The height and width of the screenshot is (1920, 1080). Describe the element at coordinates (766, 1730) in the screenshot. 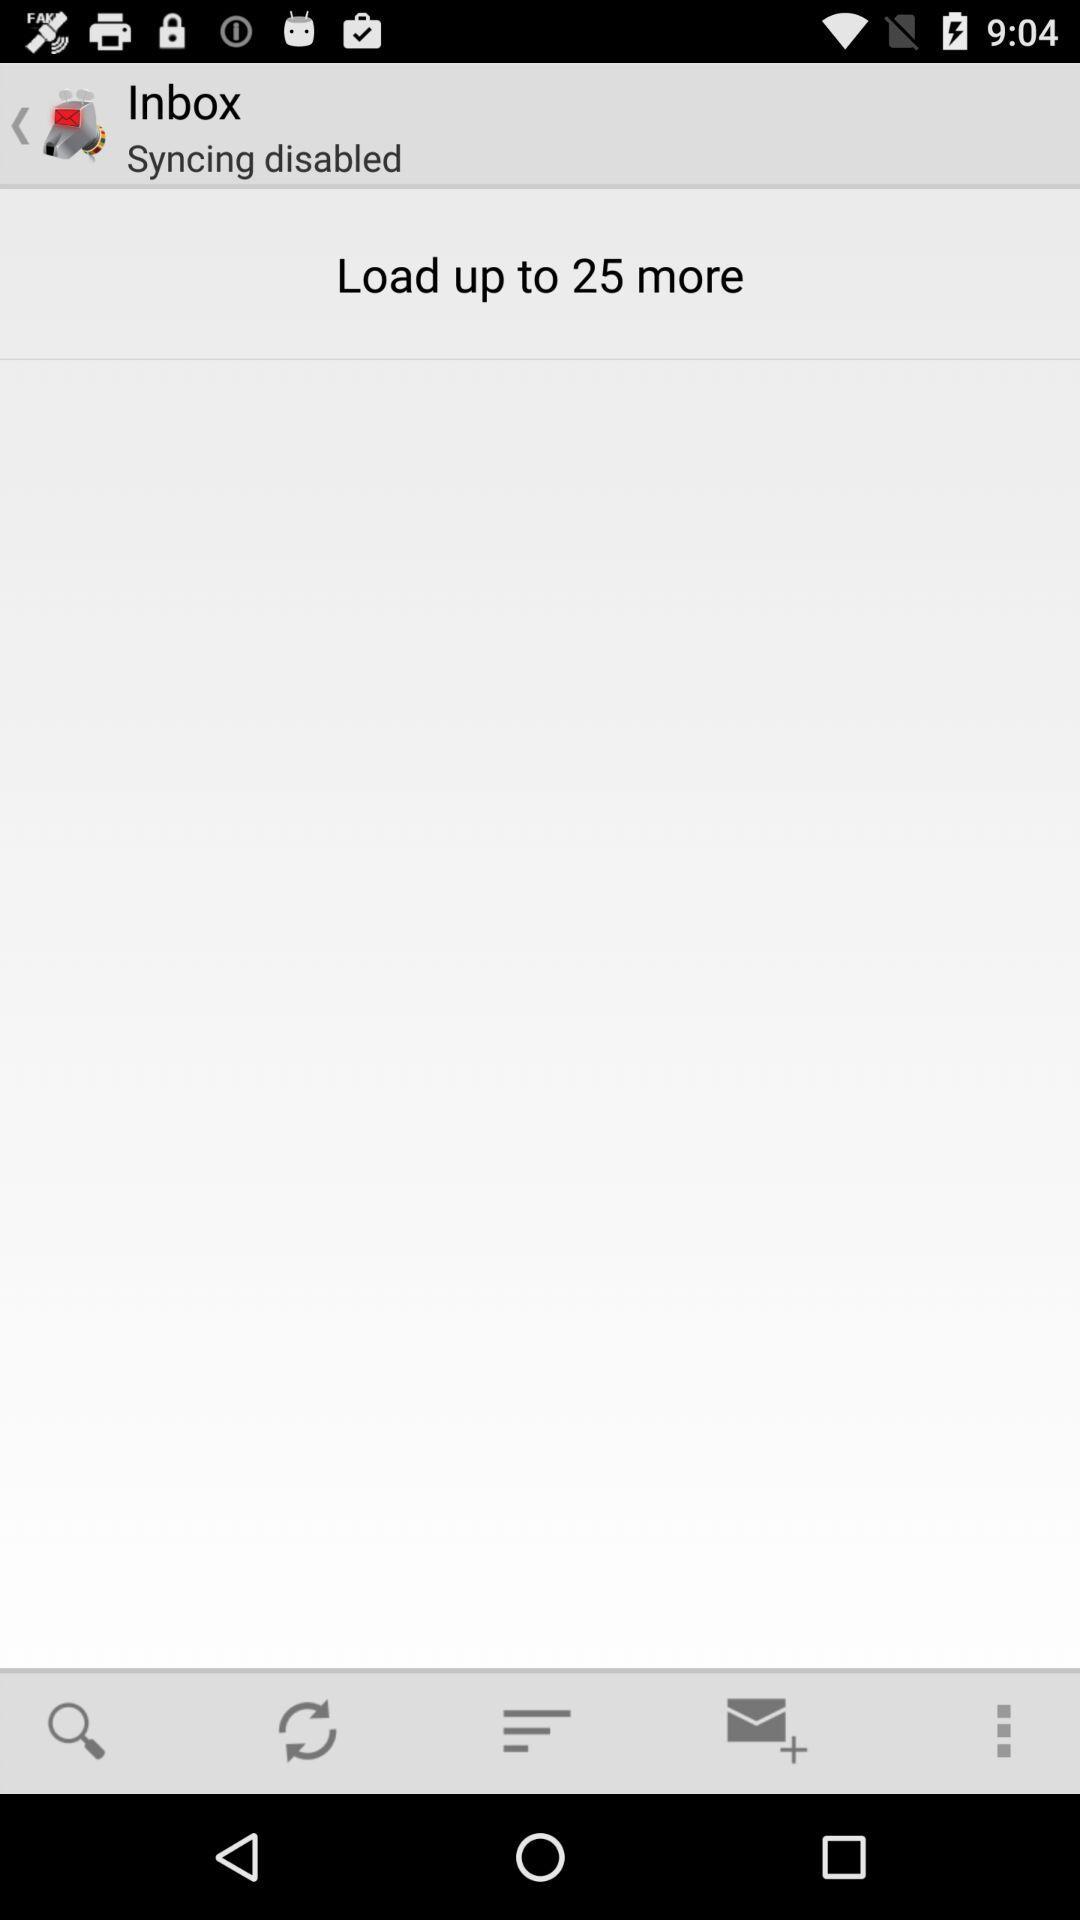

I see `item below load up to` at that location.